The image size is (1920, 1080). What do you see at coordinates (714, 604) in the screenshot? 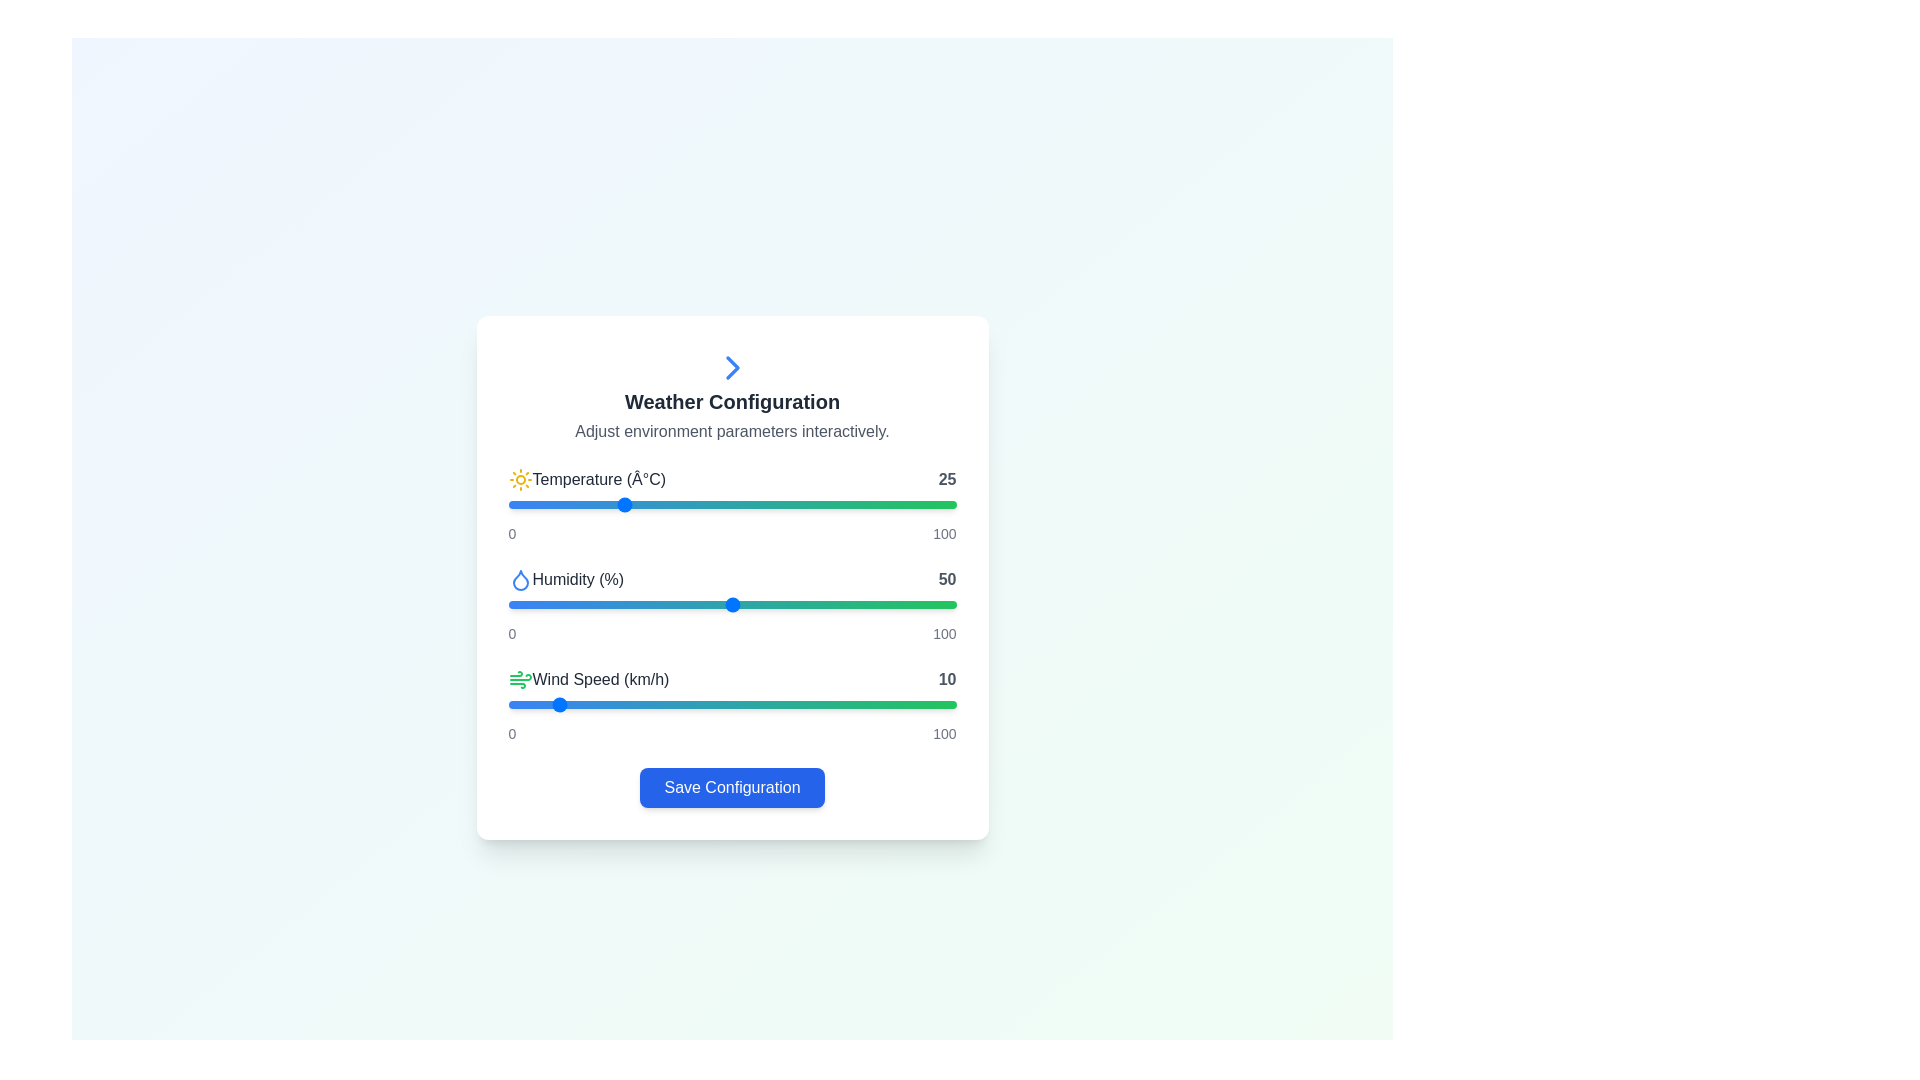
I see `the humidity level` at bounding box center [714, 604].